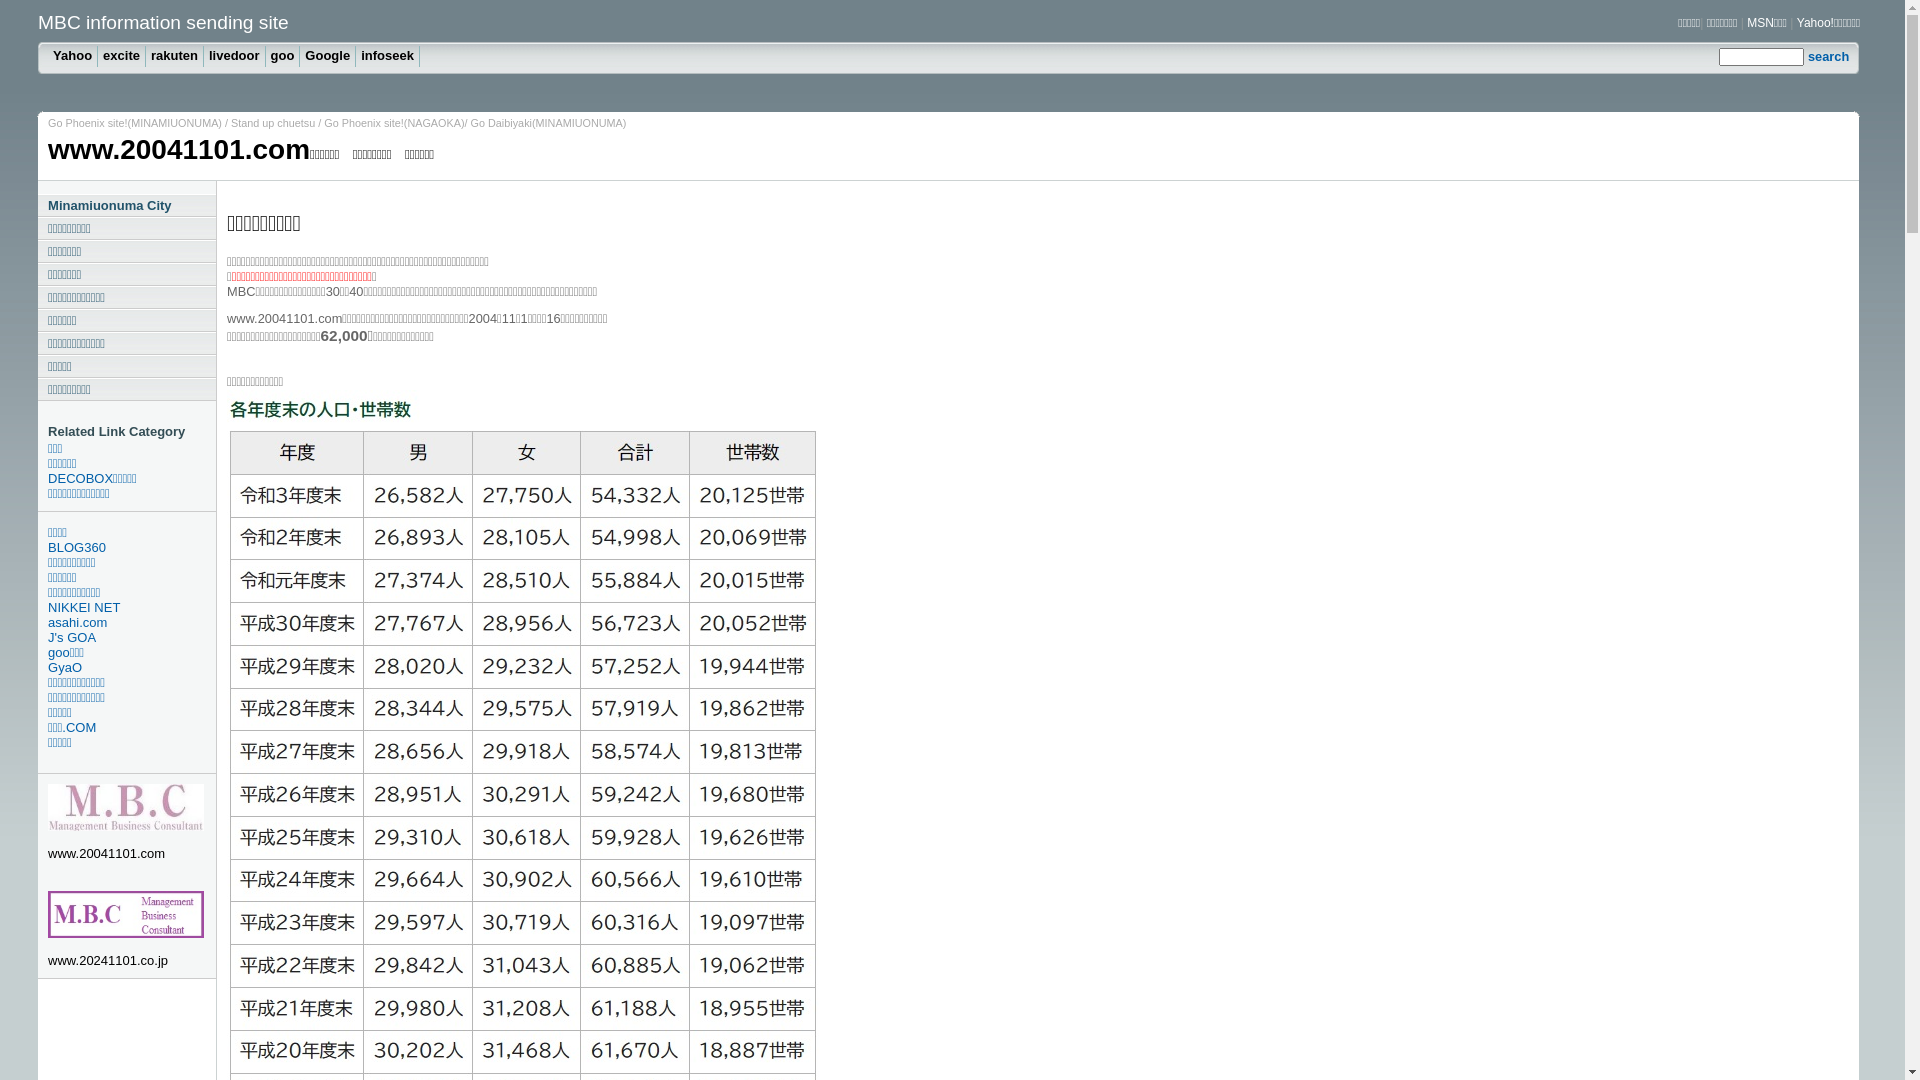 The image size is (1920, 1080). Describe the element at coordinates (548, 123) in the screenshot. I see `'Go Daibiyaki(MINAMIUONUMA)'` at that location.